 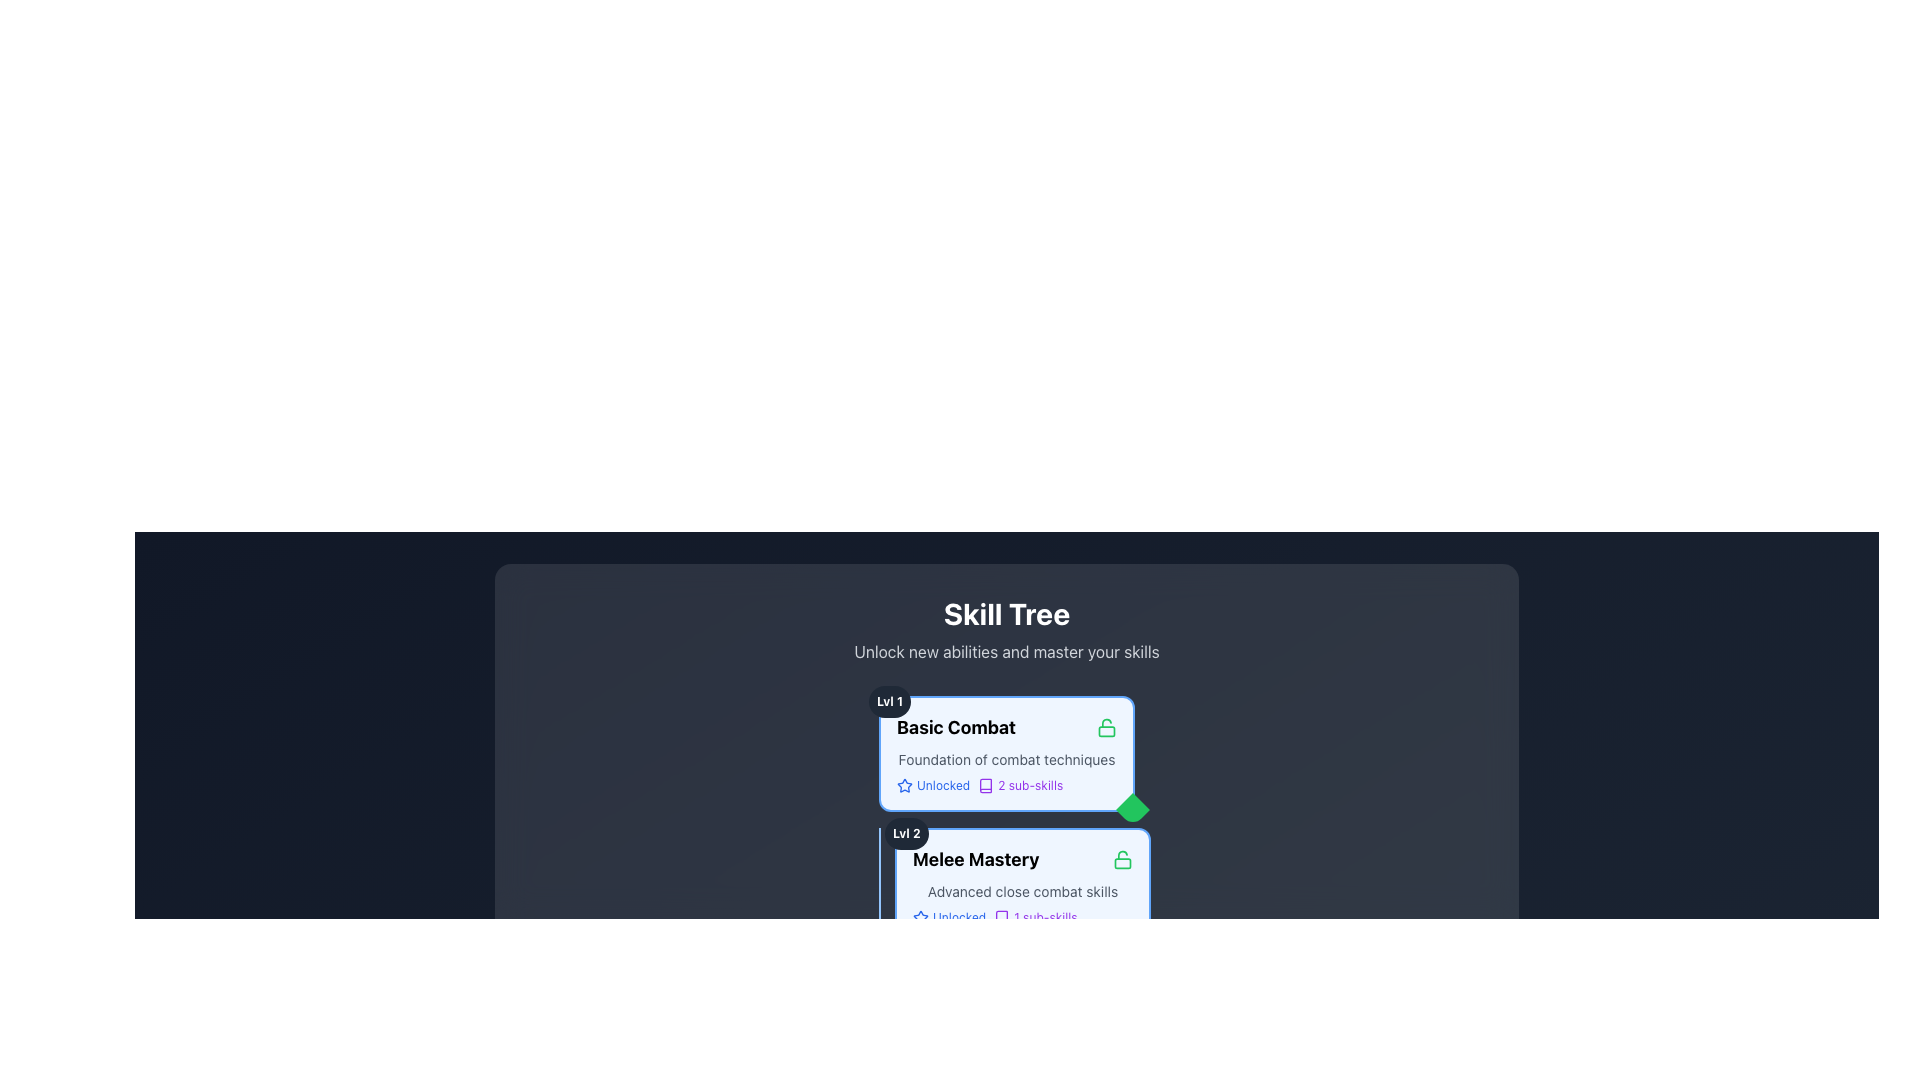 What do you see at coordinates (1007, 612) in the screenshot?
I see `the section context` at bounding box center [1007, 612].